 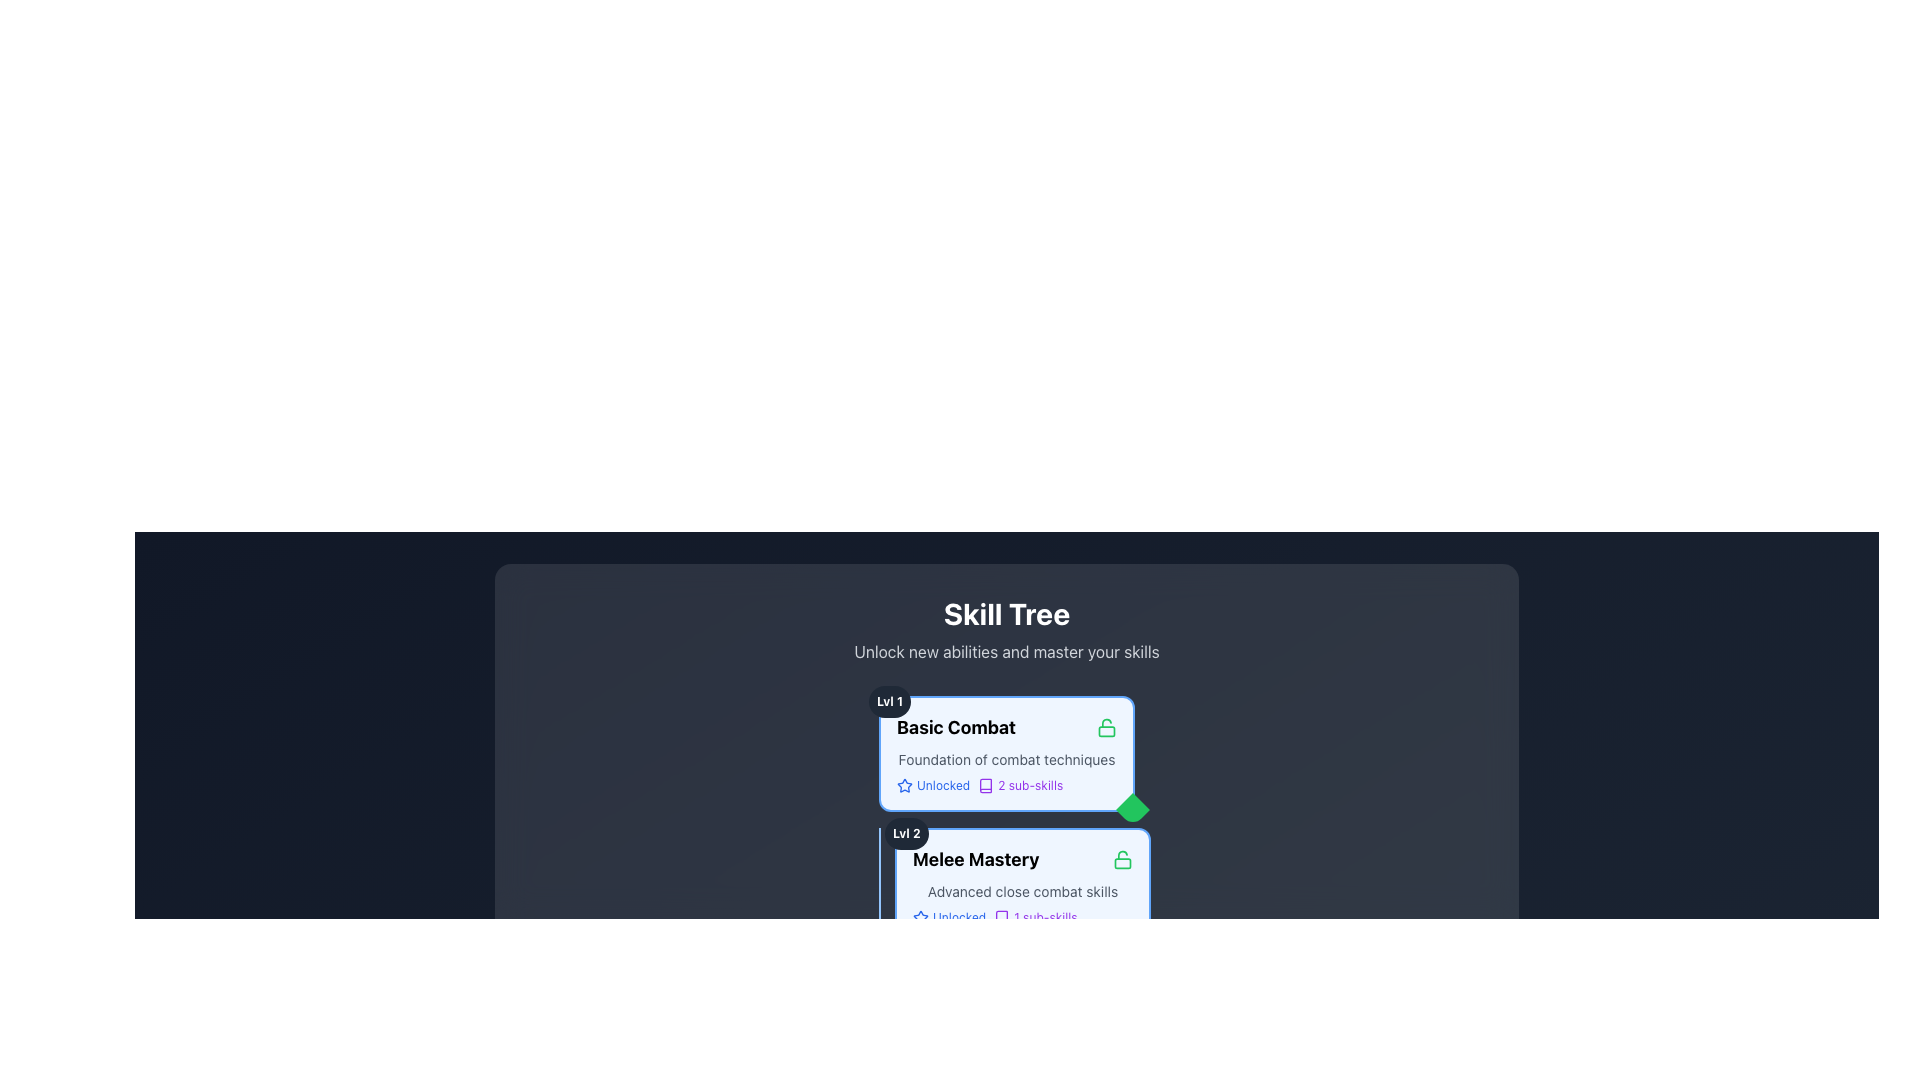 What do you see at coordinates (1007, 612) in the screenshot?
I see `the section context` at bounding box center [1007, 612].